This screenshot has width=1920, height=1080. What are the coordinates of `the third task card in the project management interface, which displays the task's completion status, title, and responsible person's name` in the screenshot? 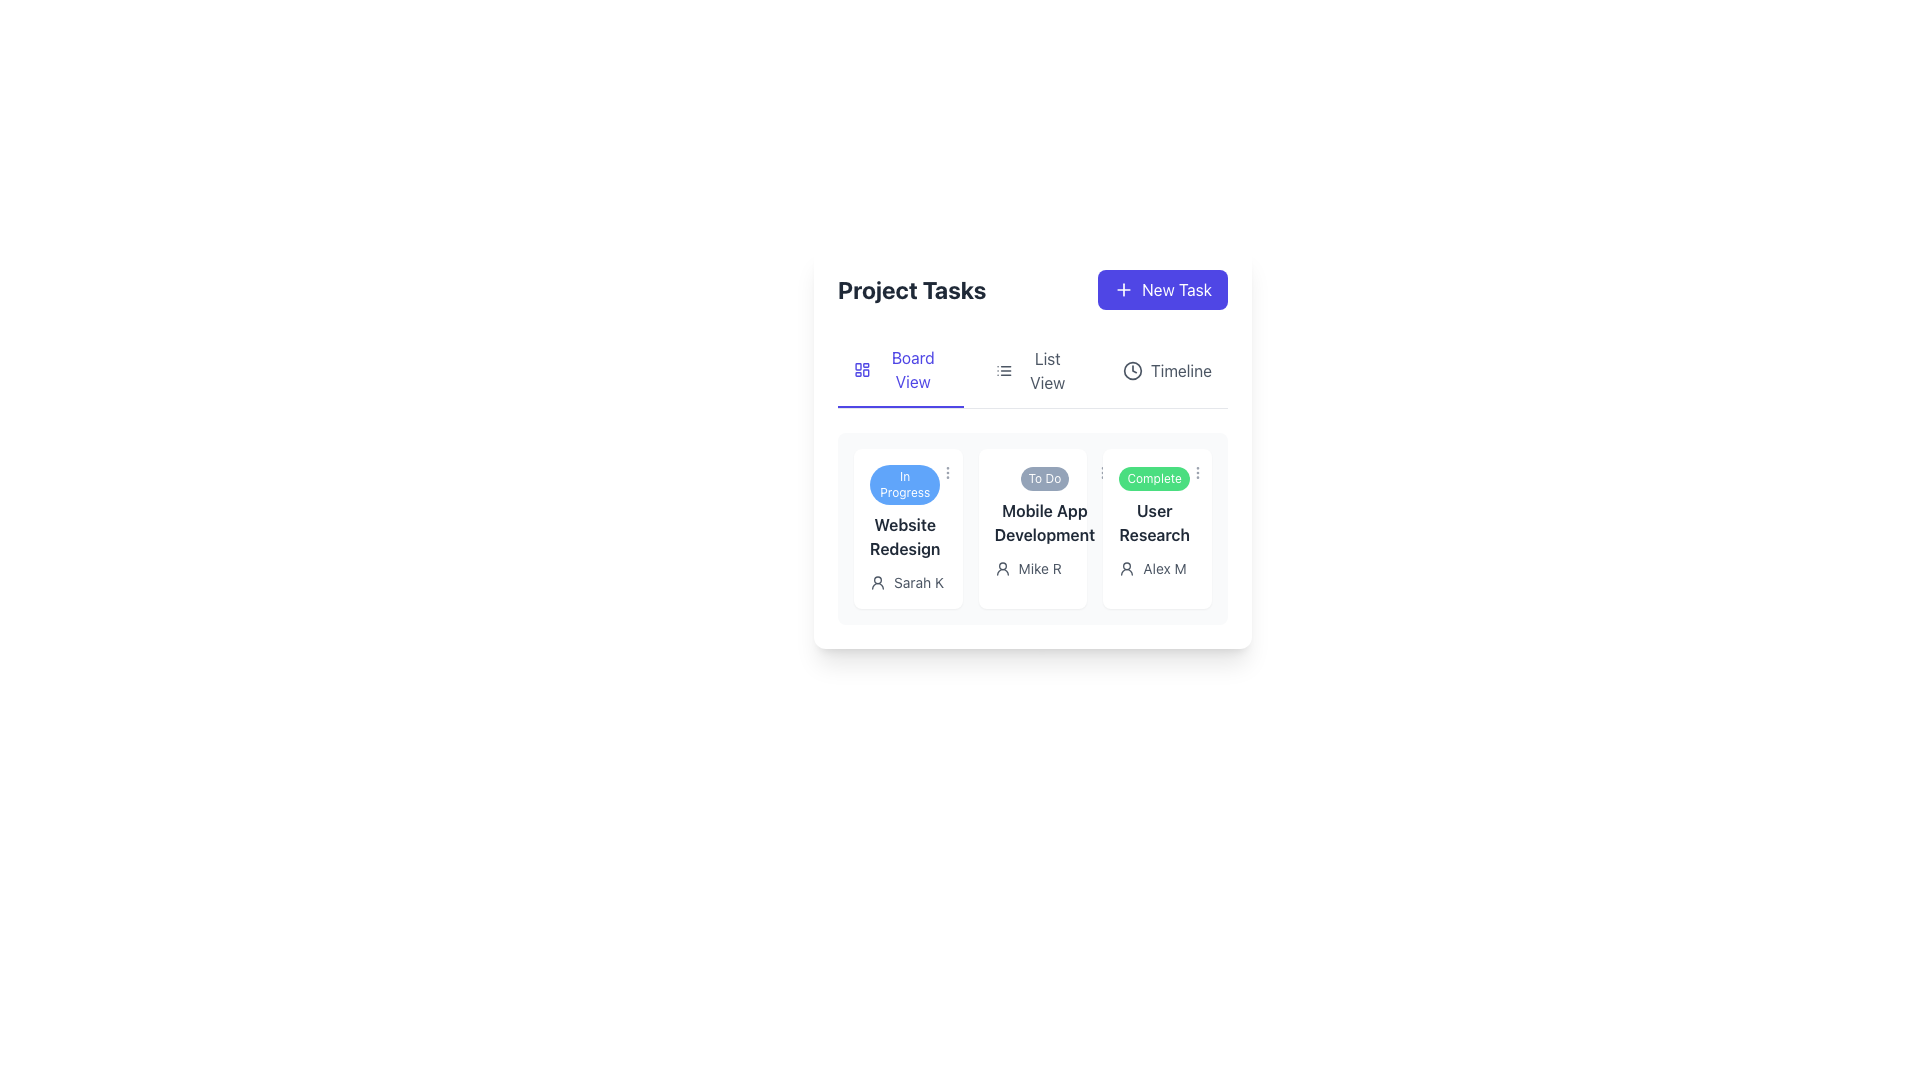 It's located at (1157, 527).